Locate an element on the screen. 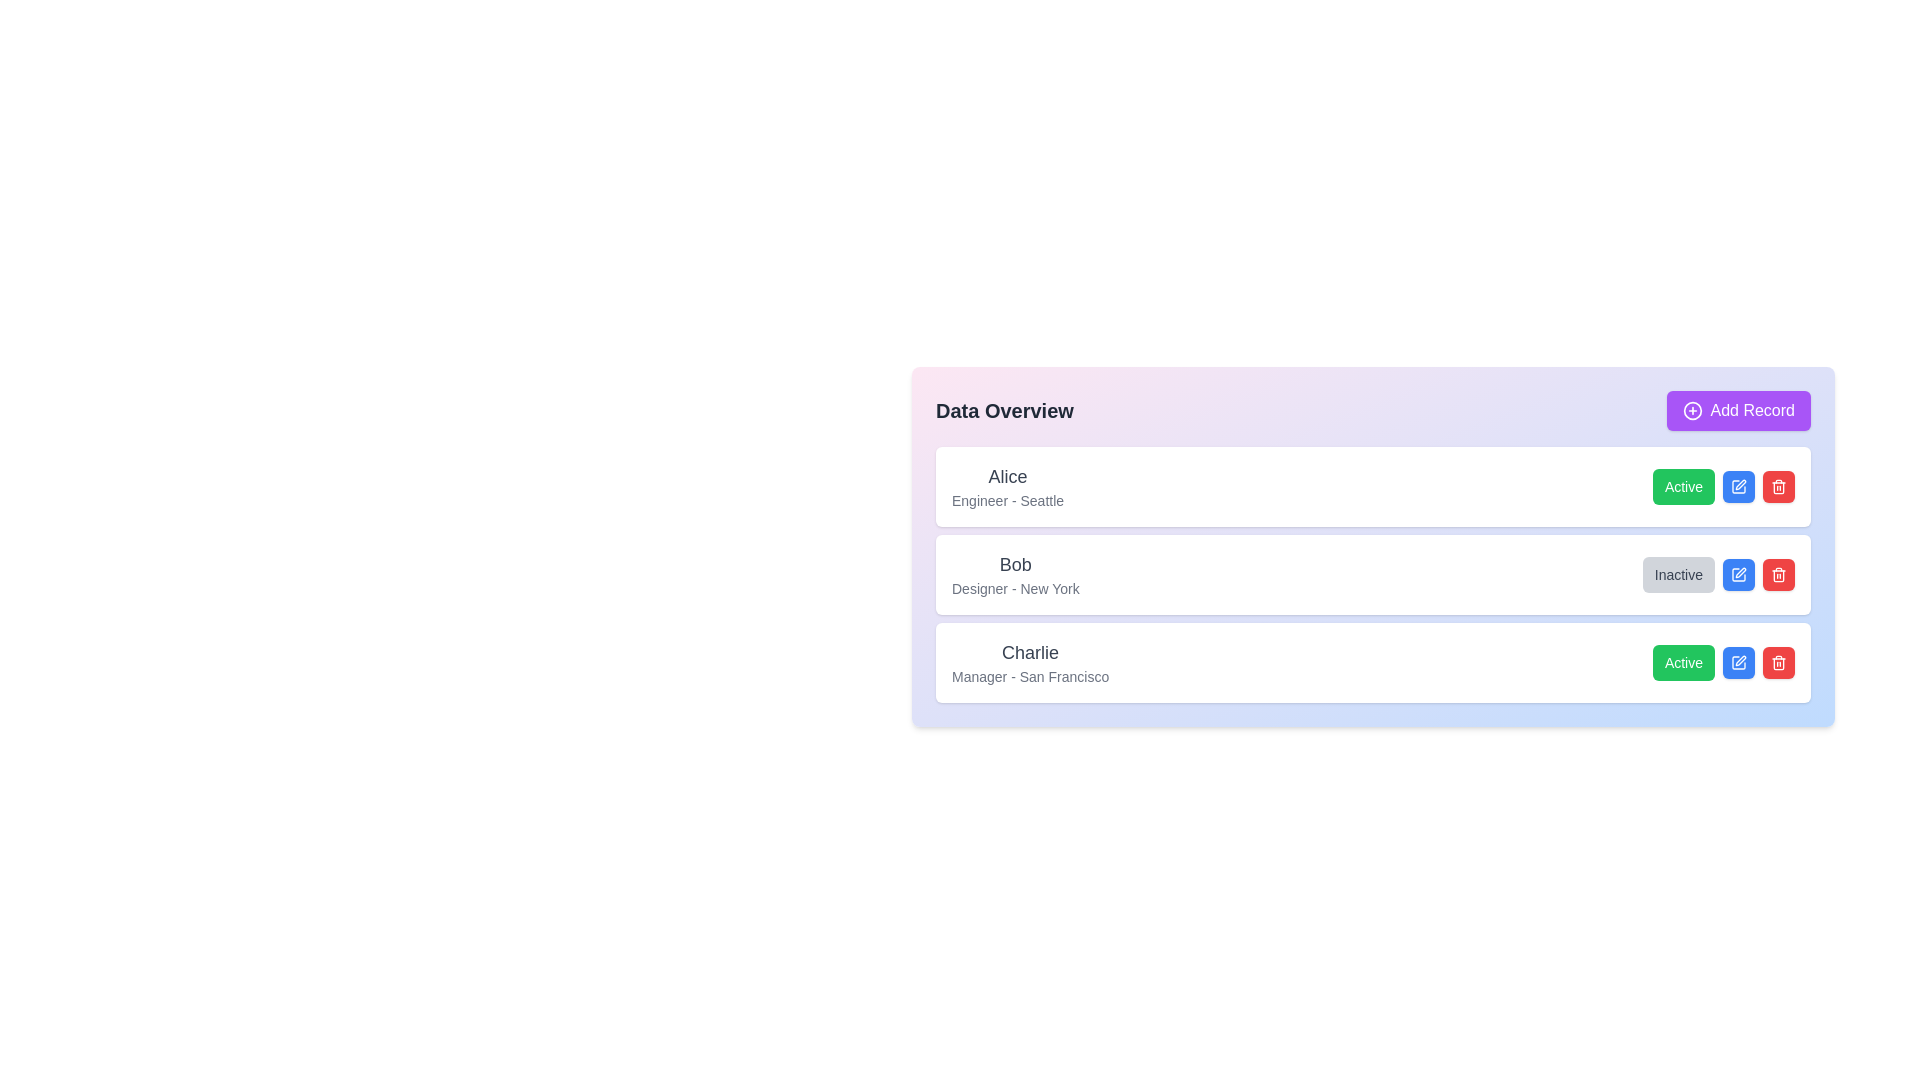 This screenshot has width=1920, height=1080. the second row of the 'Data Overview' list item representing user 'Bob' is located at coordinates (1372, 574).